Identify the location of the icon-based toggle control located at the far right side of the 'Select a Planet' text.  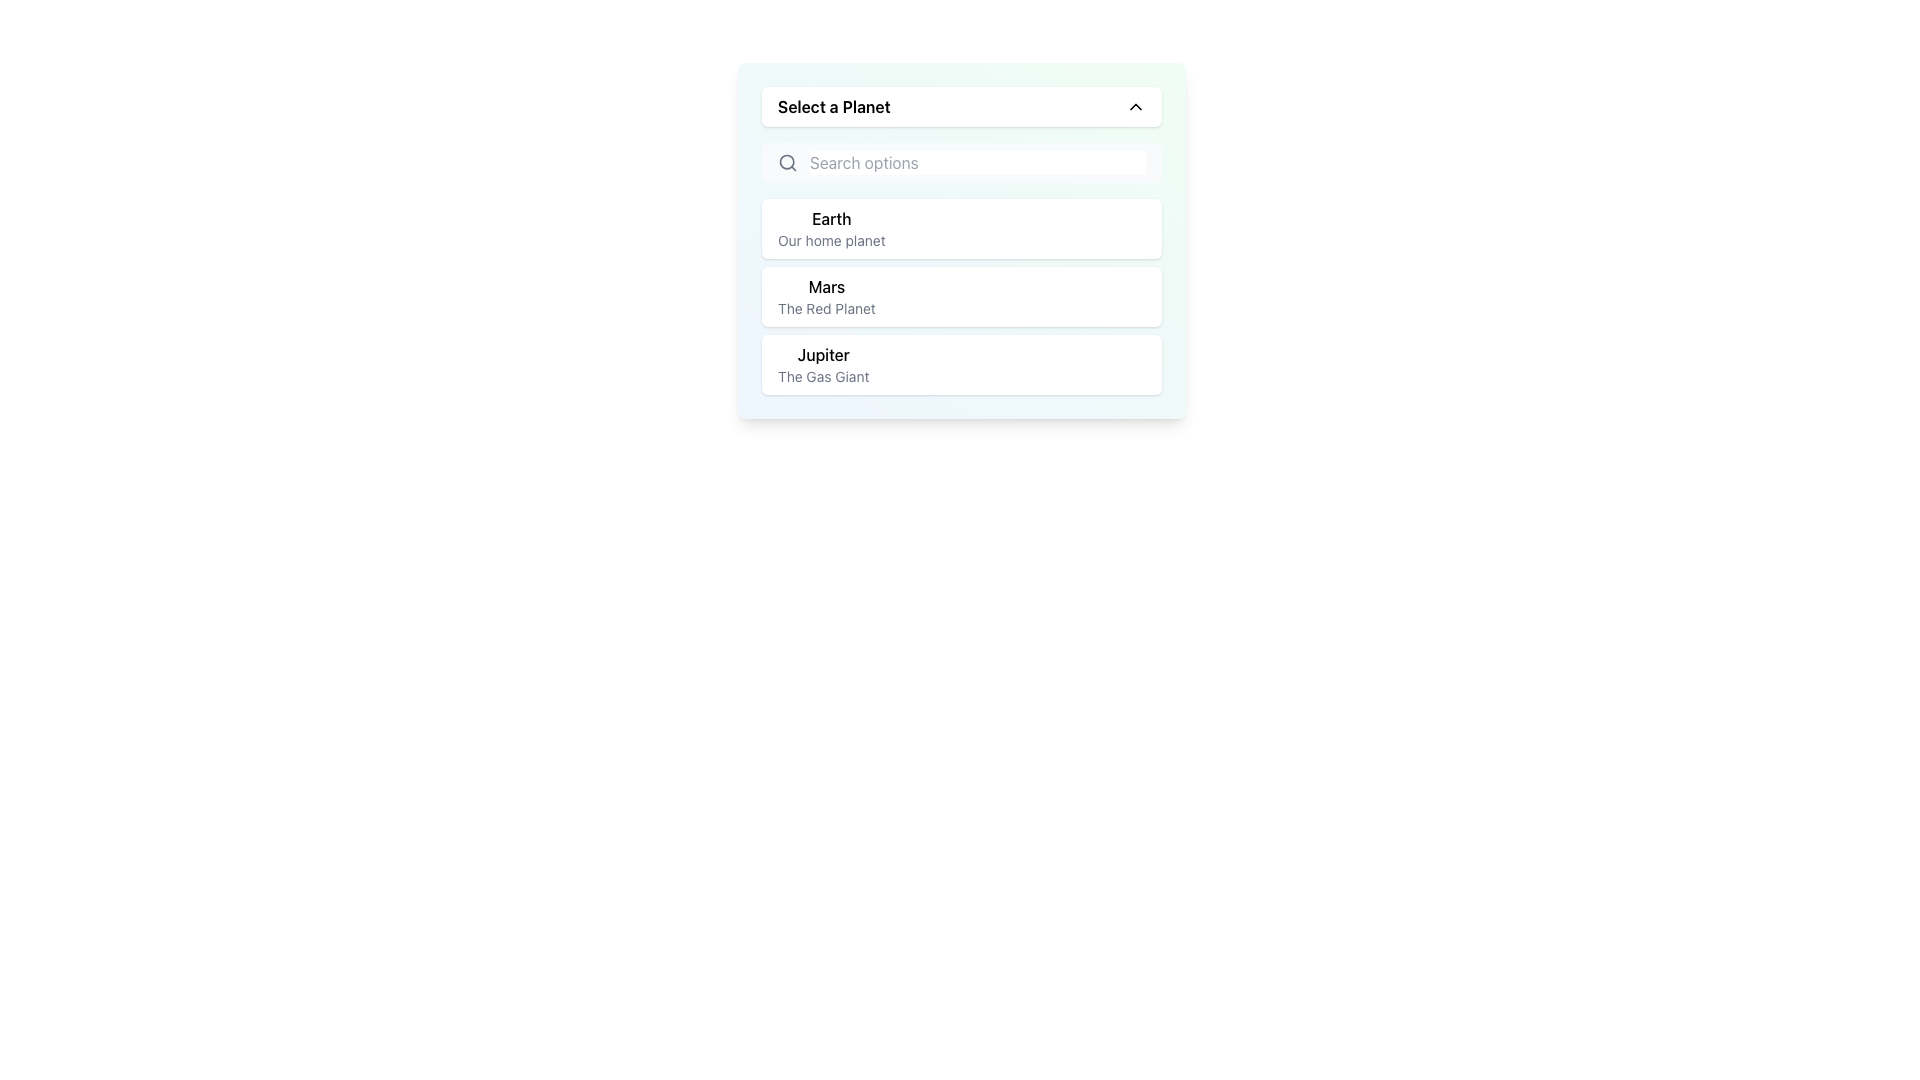
(1136, 107).